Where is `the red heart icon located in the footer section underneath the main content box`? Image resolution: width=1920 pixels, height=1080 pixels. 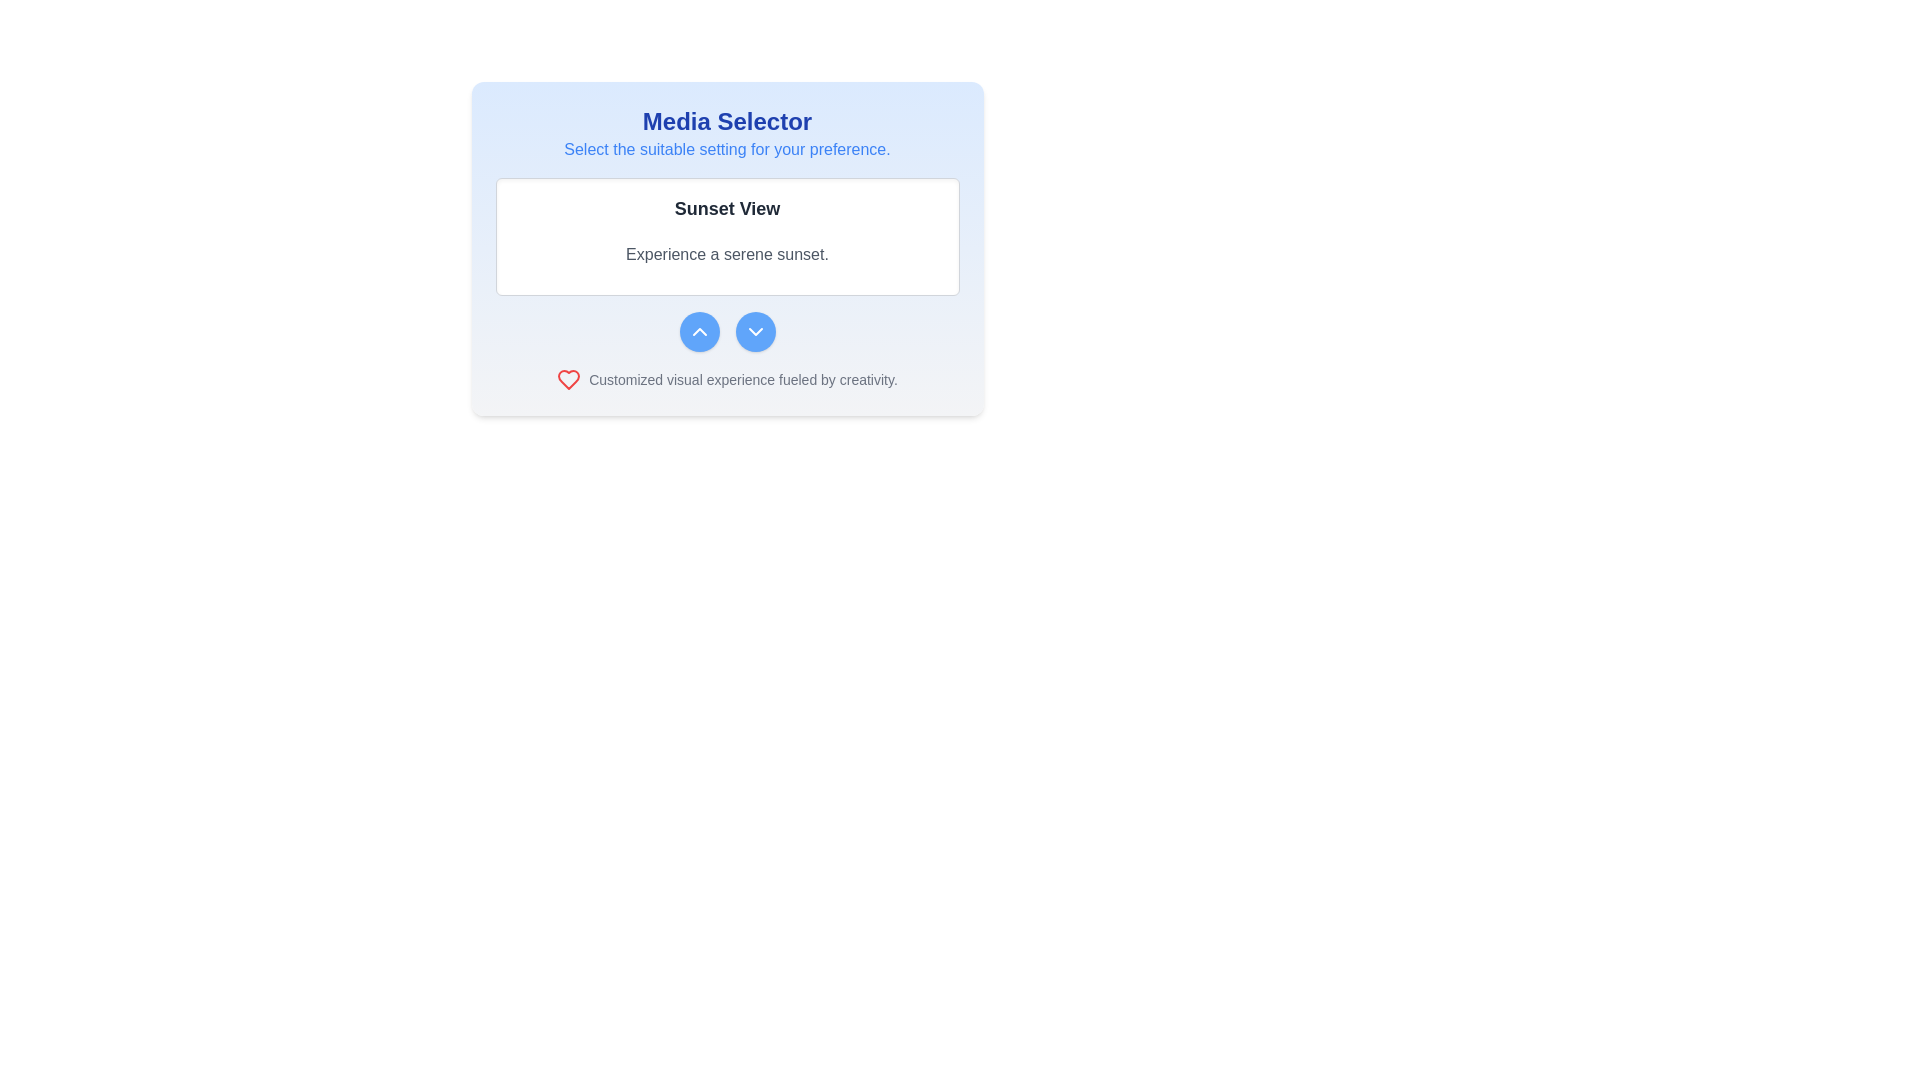
the red heart icon located in the footer section underneath the main content box is located at coordinates (568, 380).